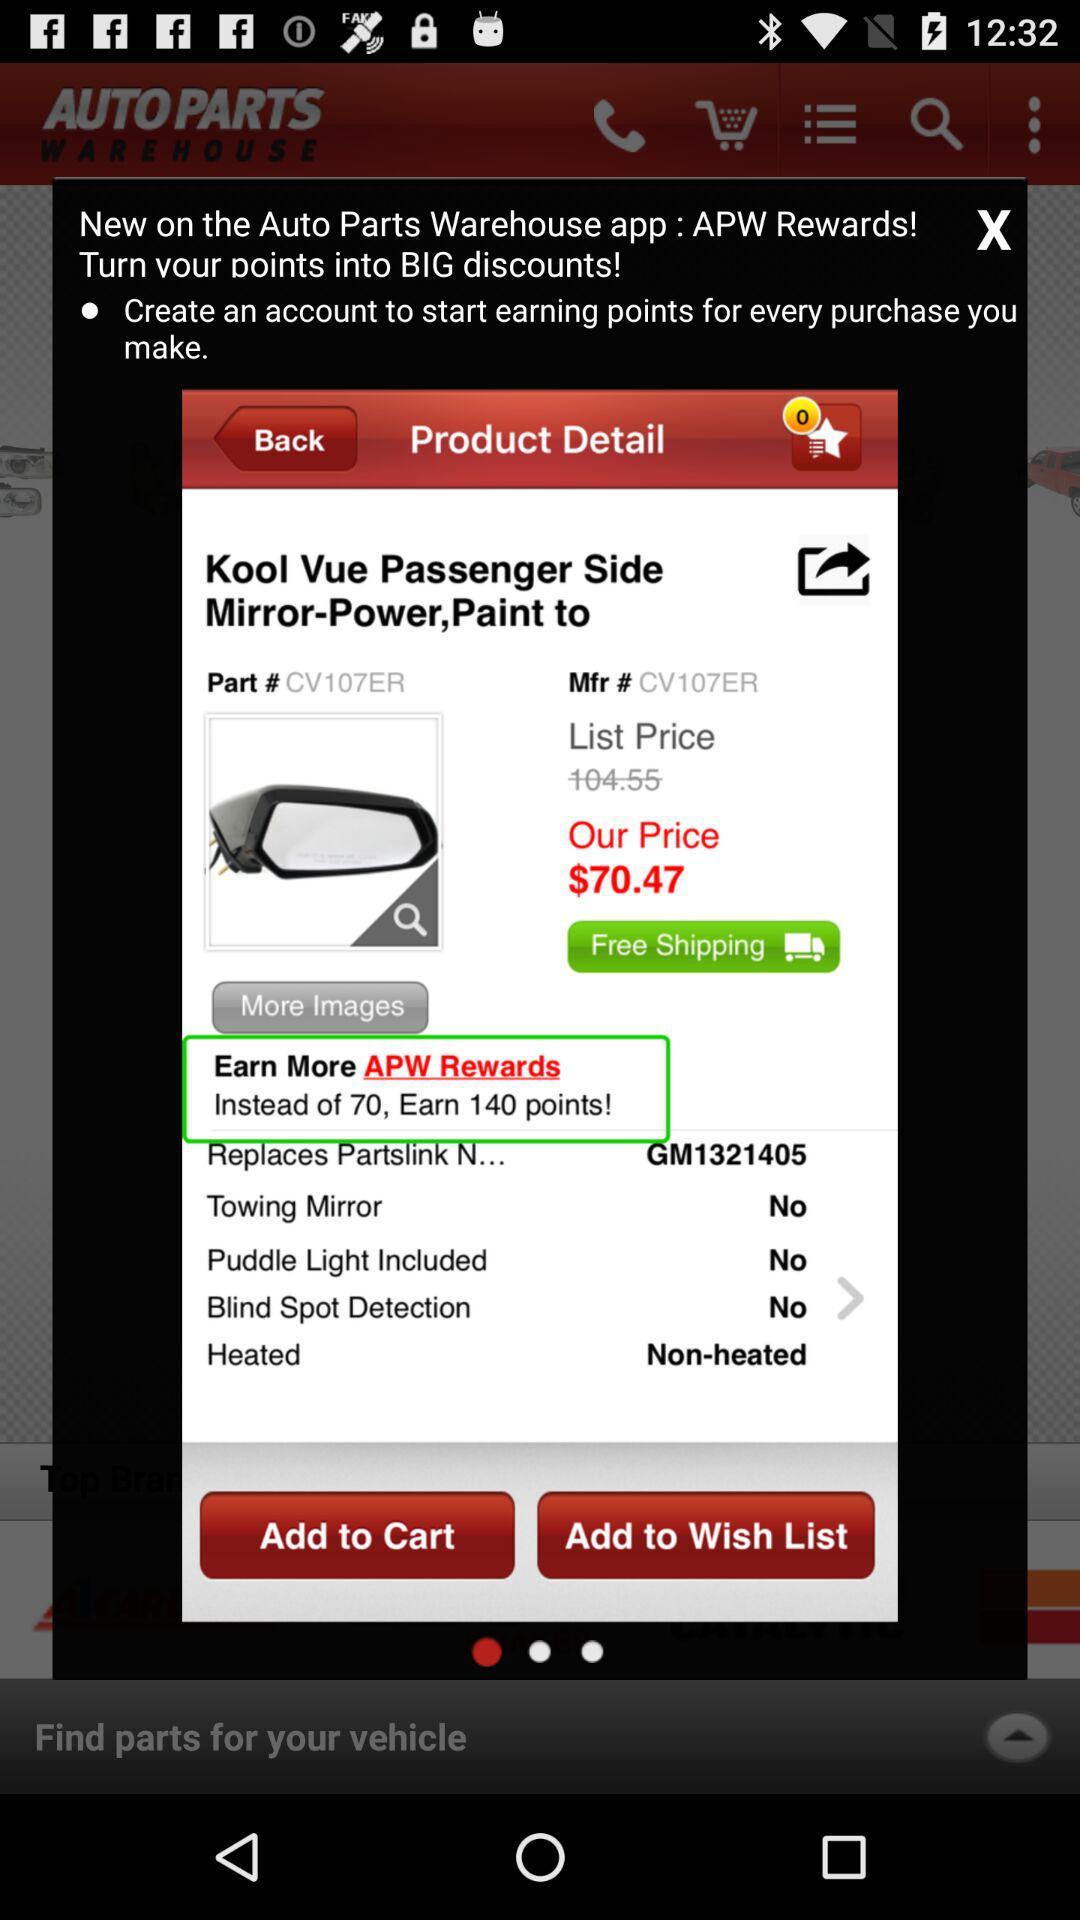  What do you see at coordinates (540, 1651) in the screenshot?
I see `center screen` at bounding box center [540, 1651].